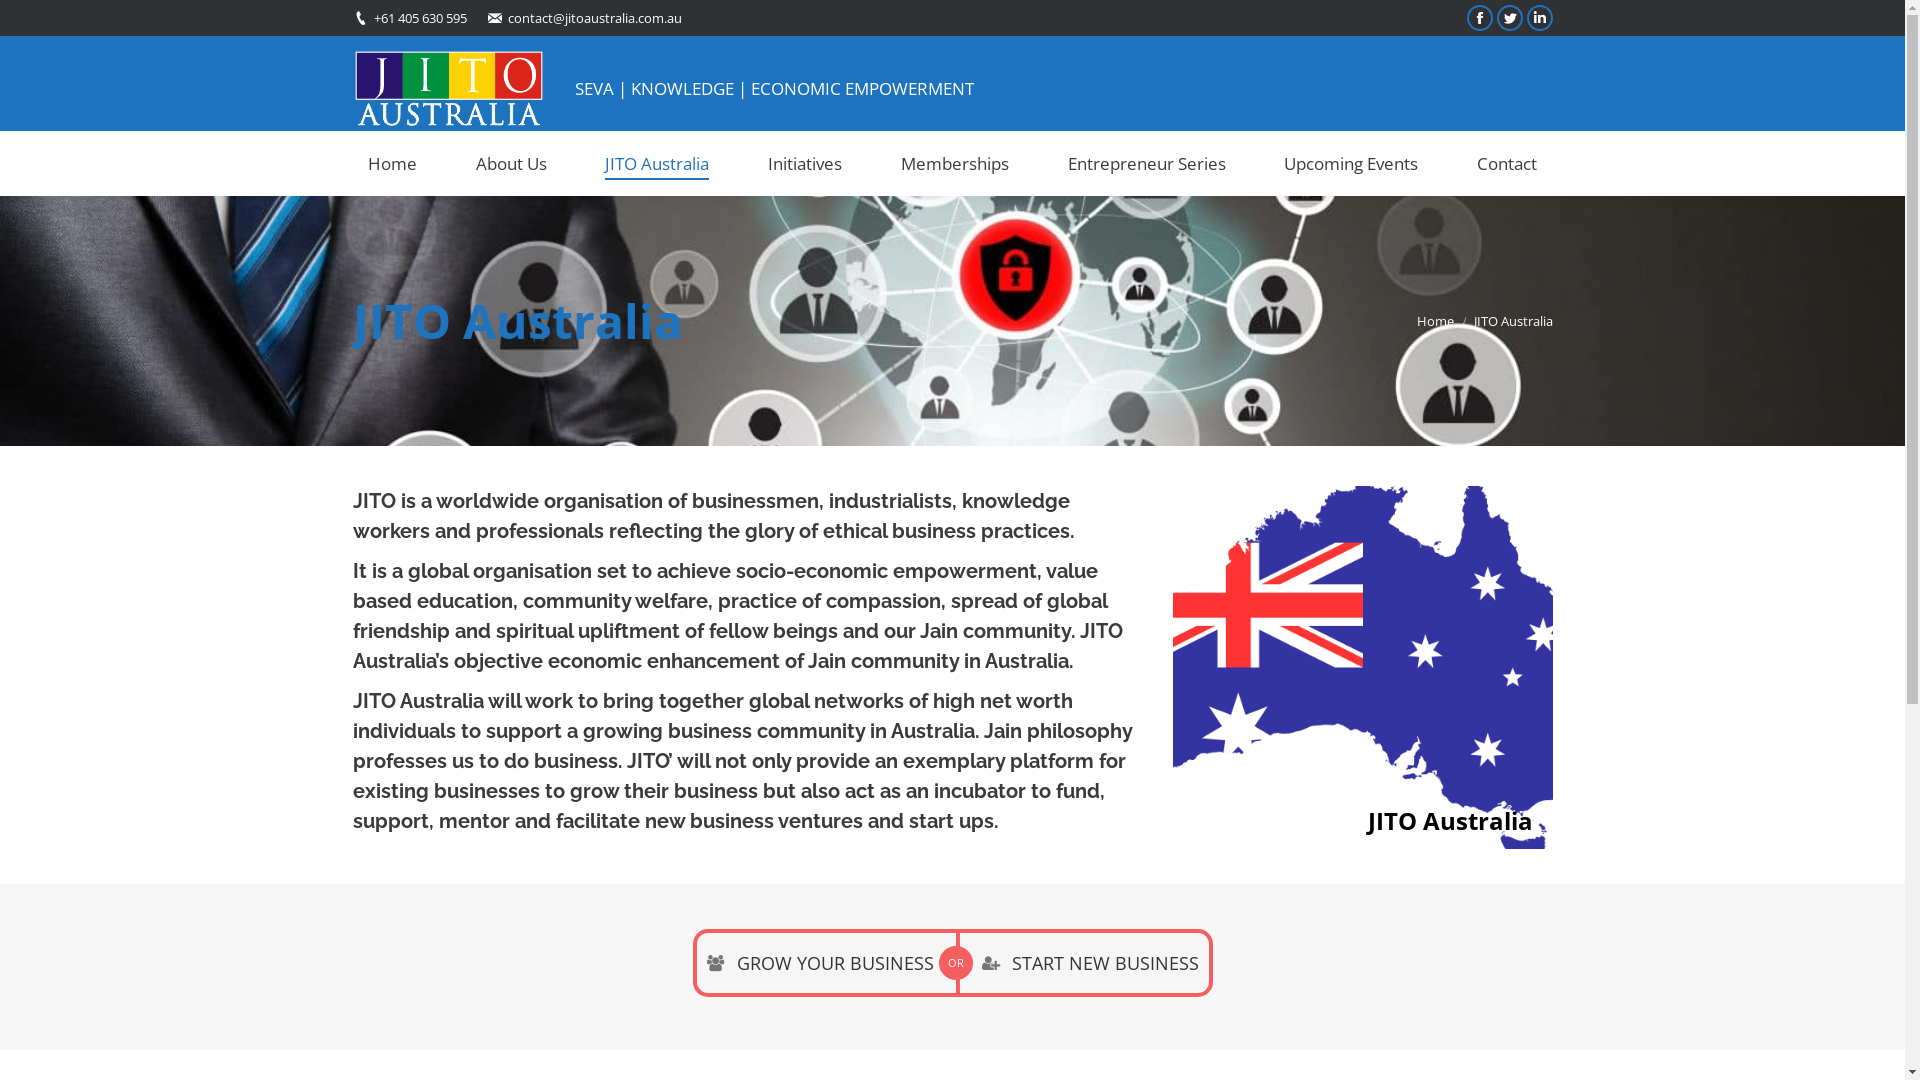  Describe the element at coordinates (1083, 962) in the screenshot. I see `'START NEW BUSINESS'` at that location.